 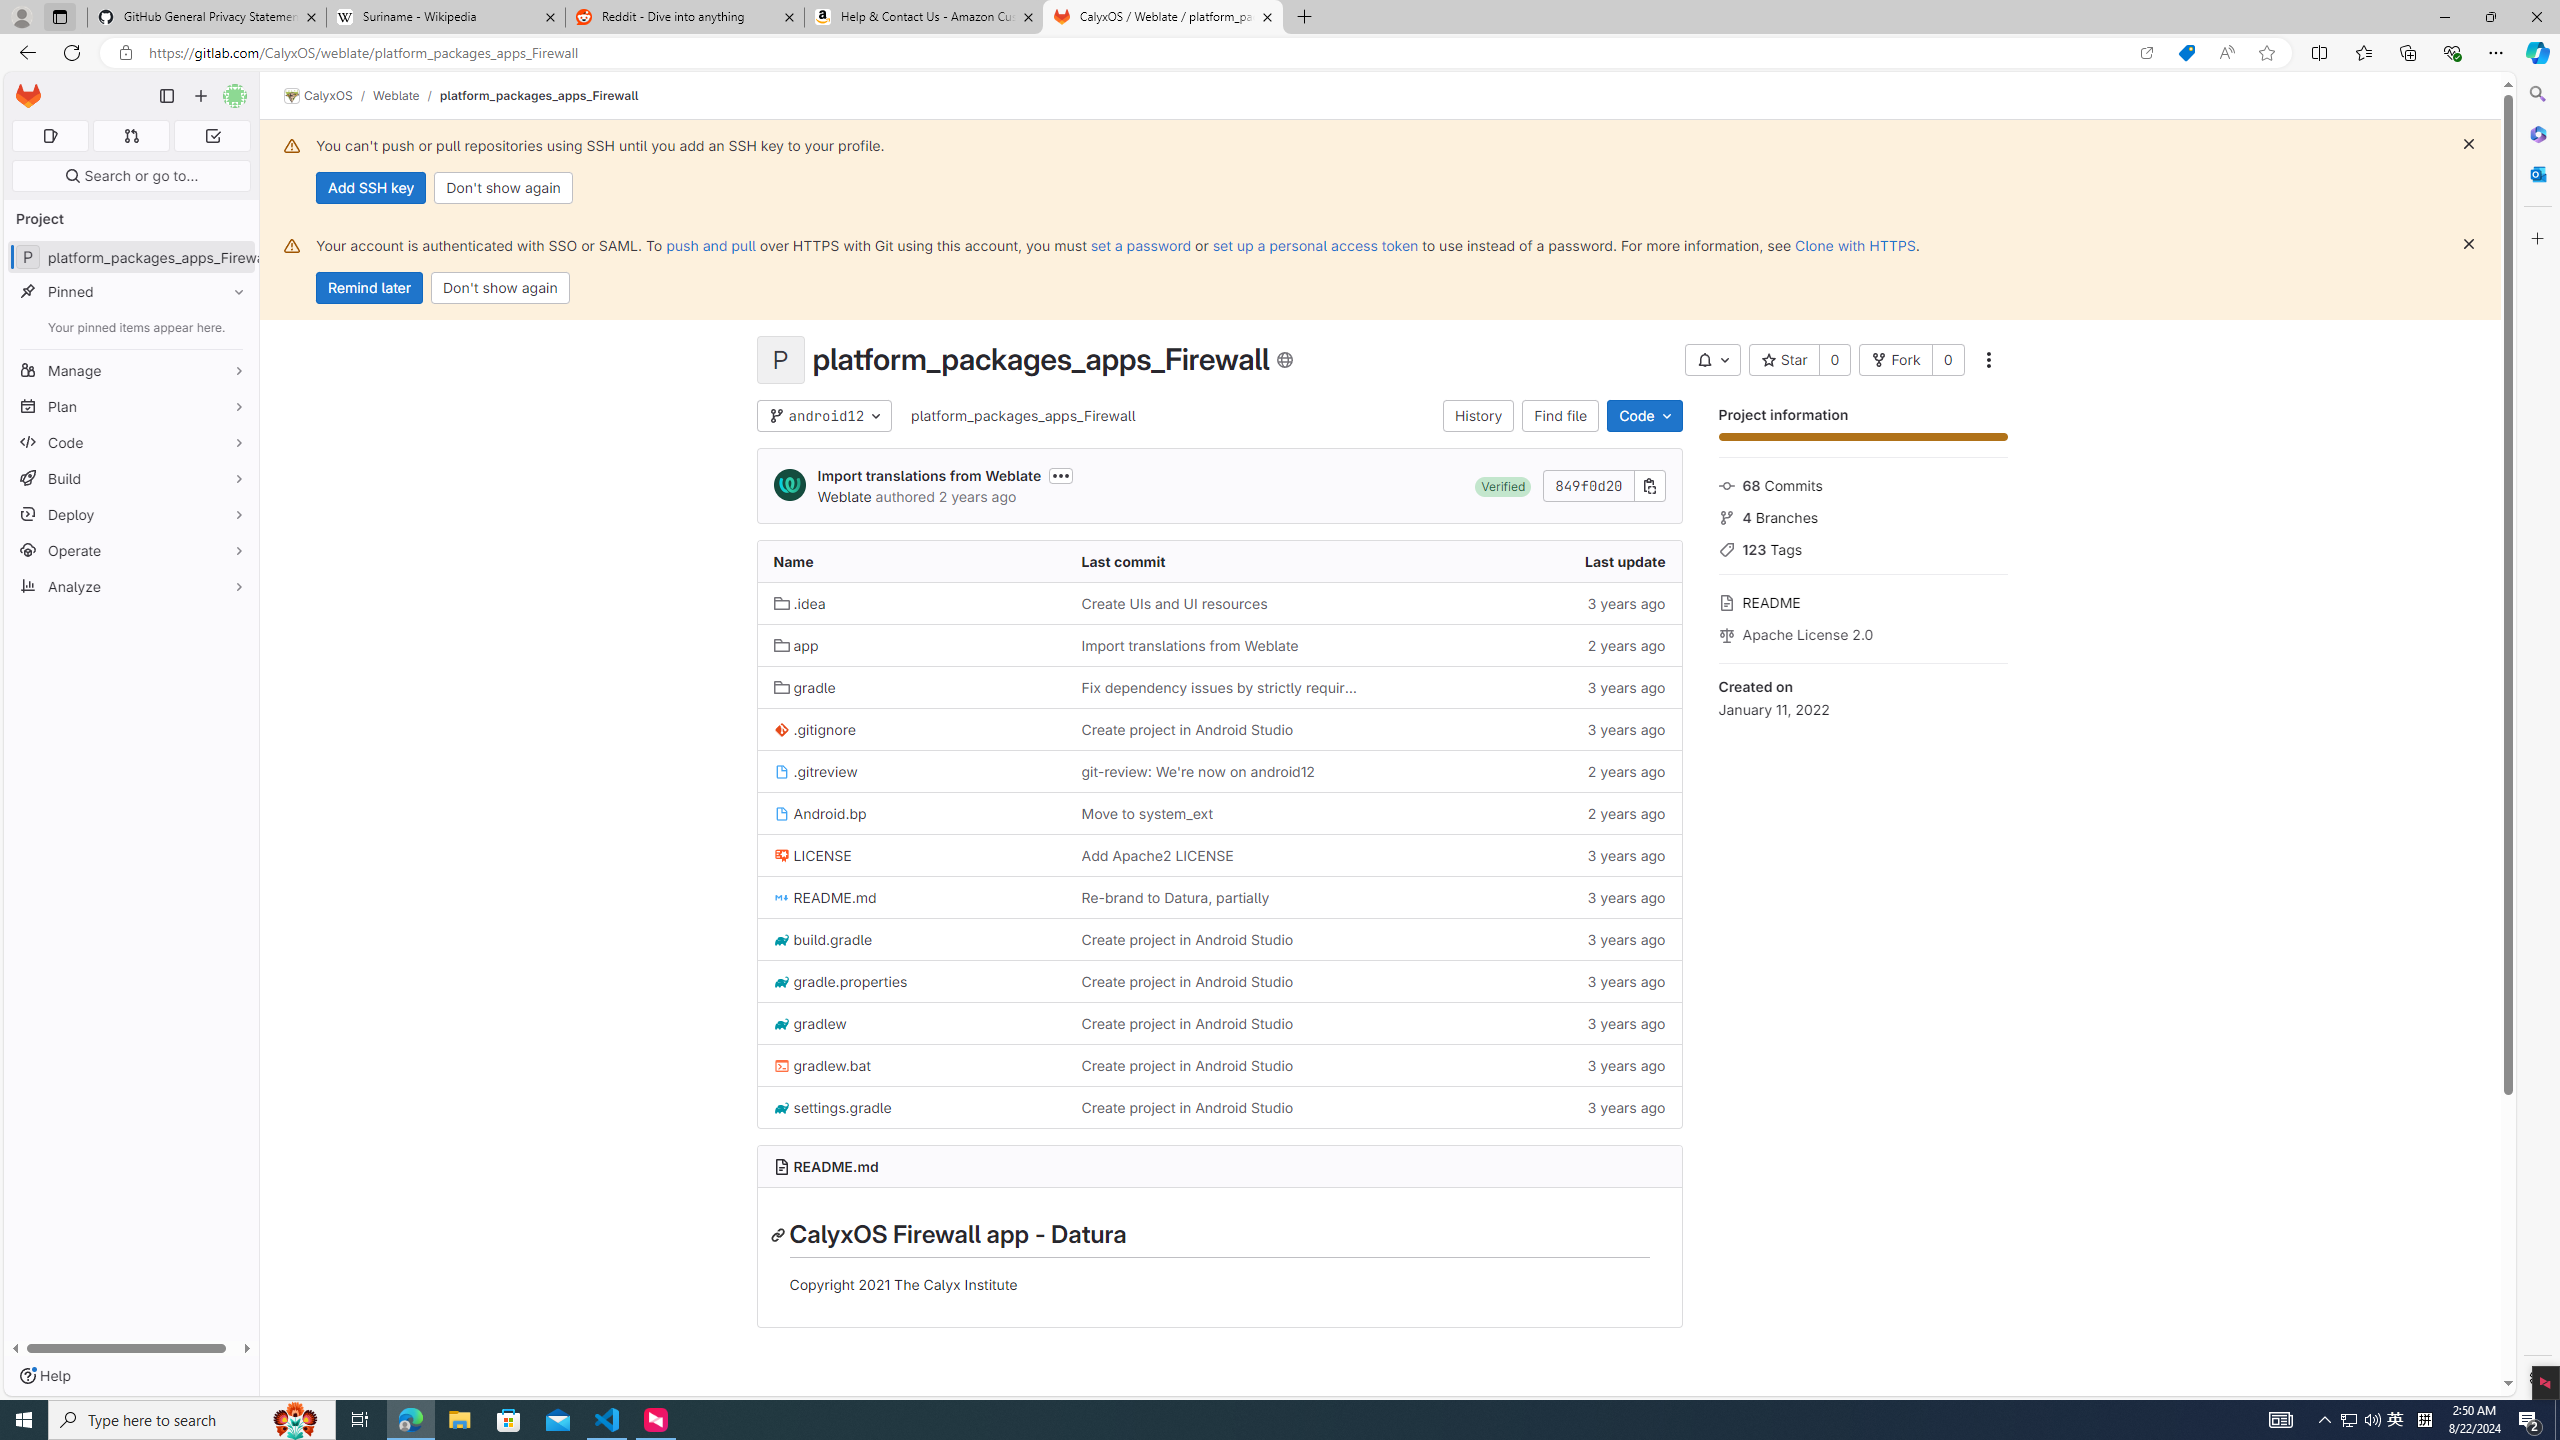 I want to click on 'gradle', so click(x=910, y=685).